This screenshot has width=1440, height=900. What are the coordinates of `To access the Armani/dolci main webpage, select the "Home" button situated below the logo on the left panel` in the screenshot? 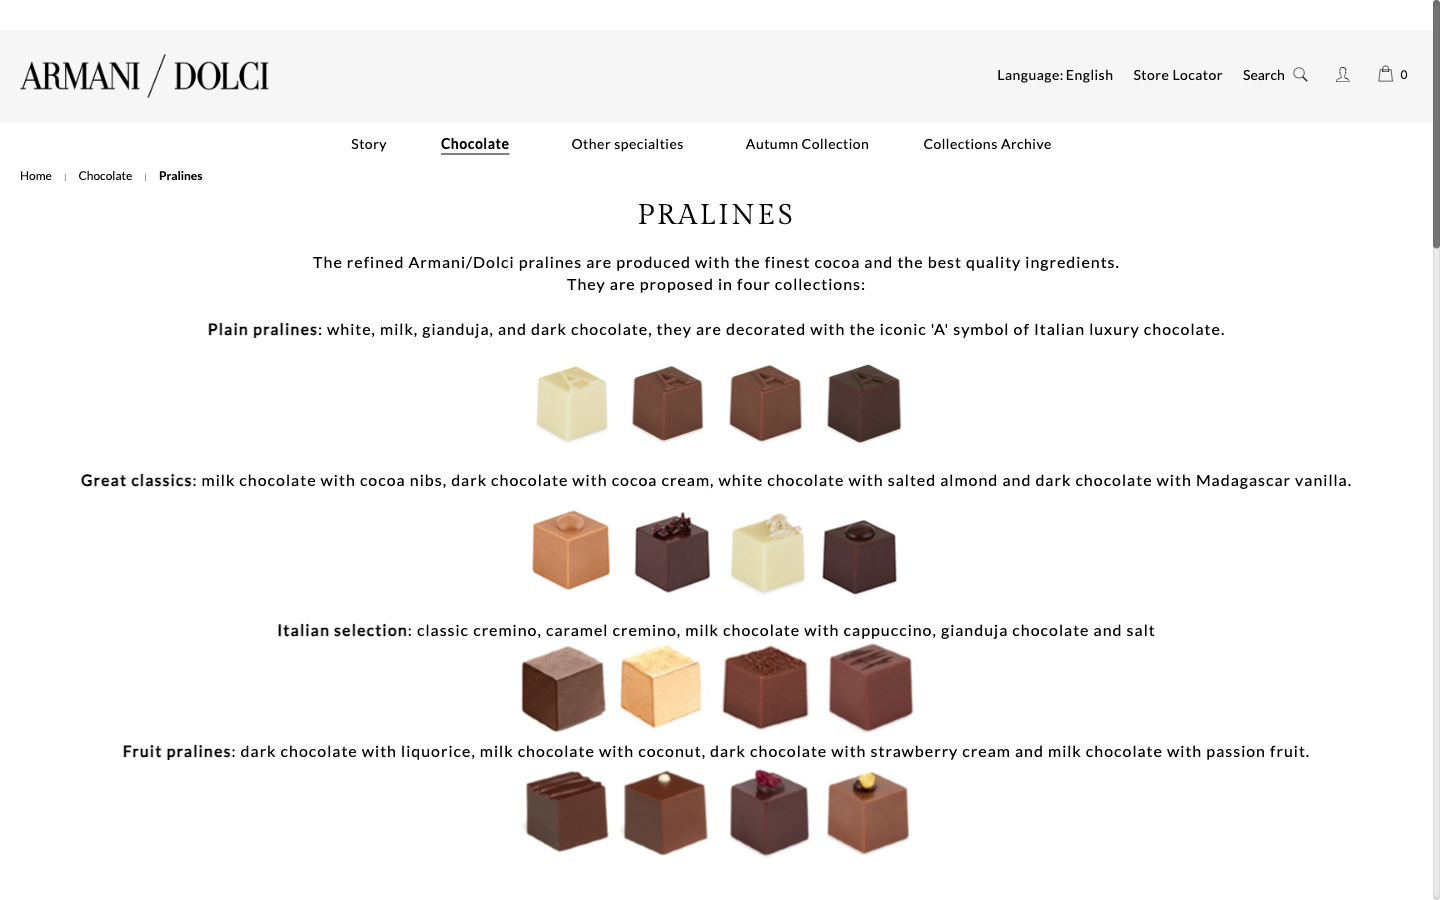 It's located at (35, 175).